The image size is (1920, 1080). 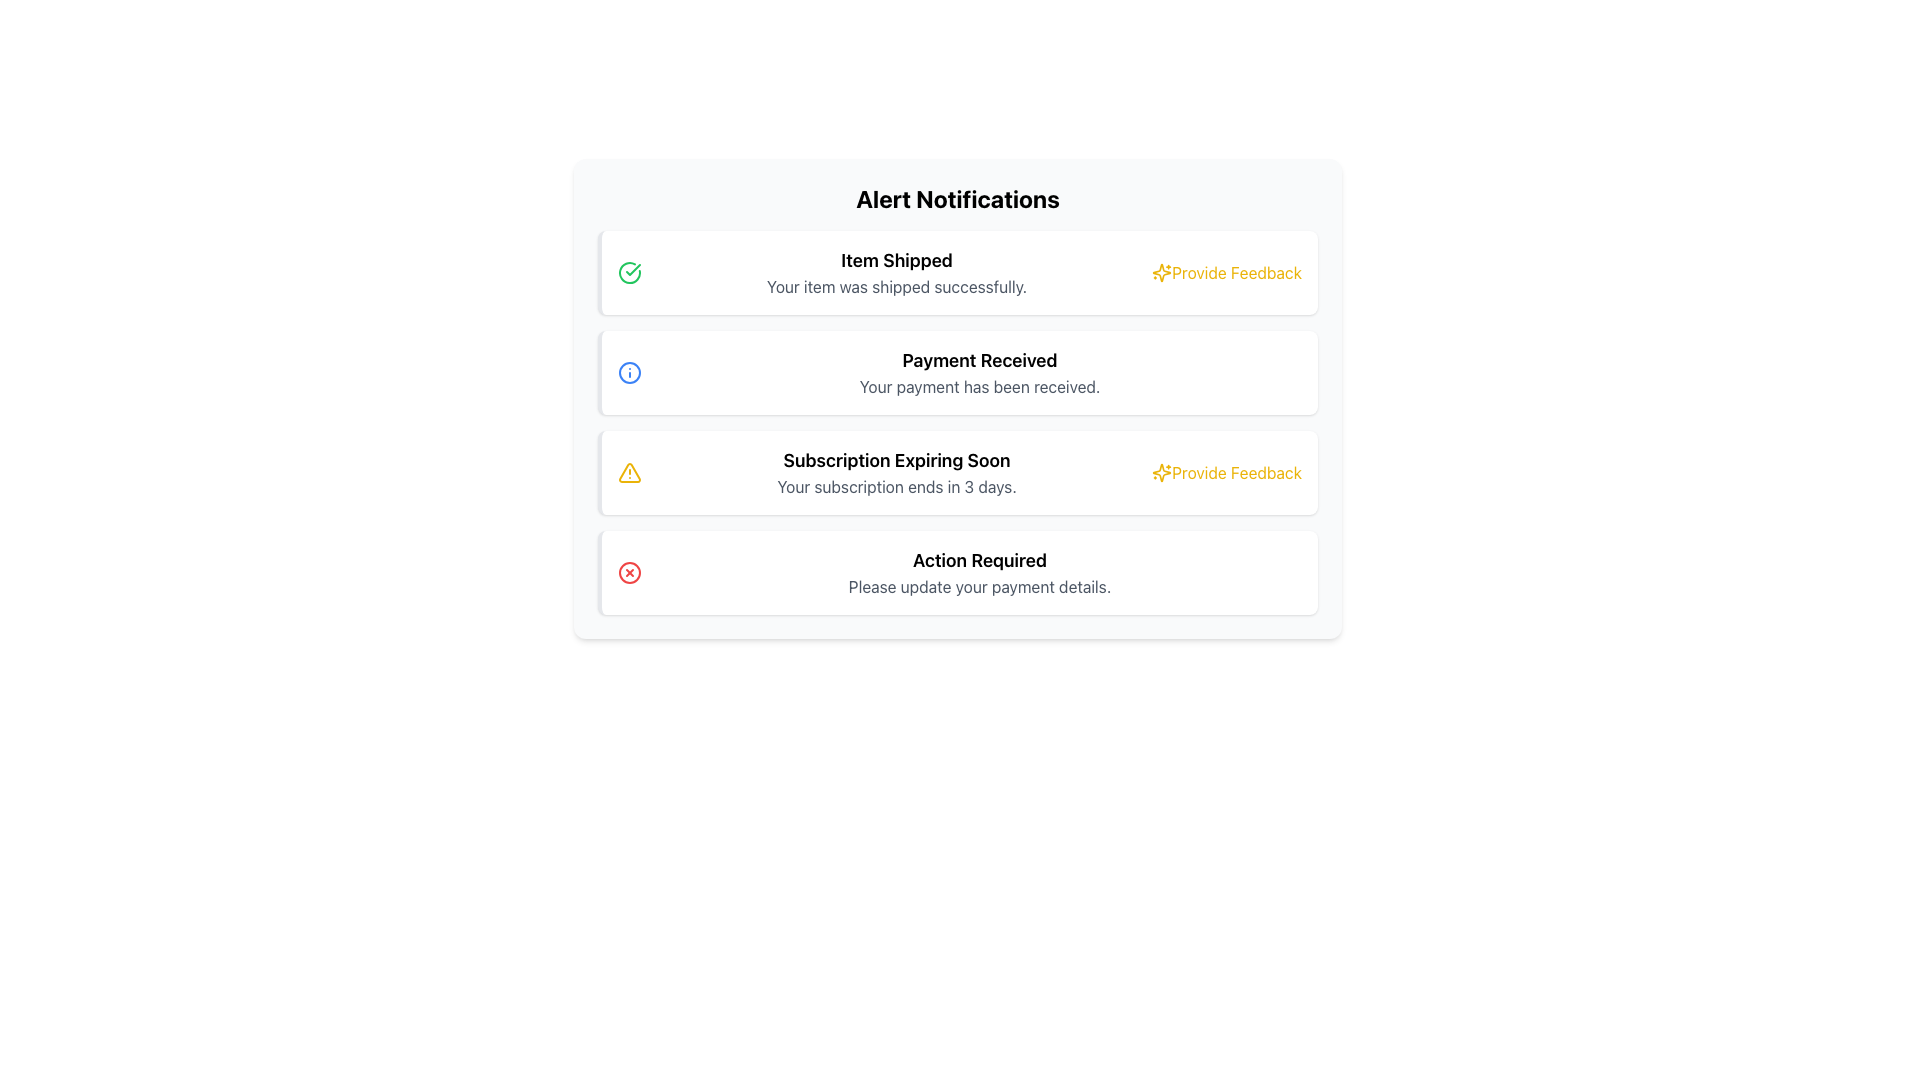 I want to click on the Graphical Icon (Checkmark) that visually confirms the 'Item Shipped' notification located in the topmost notification item under 'Alert Notifications', so click(x=632, y=270).